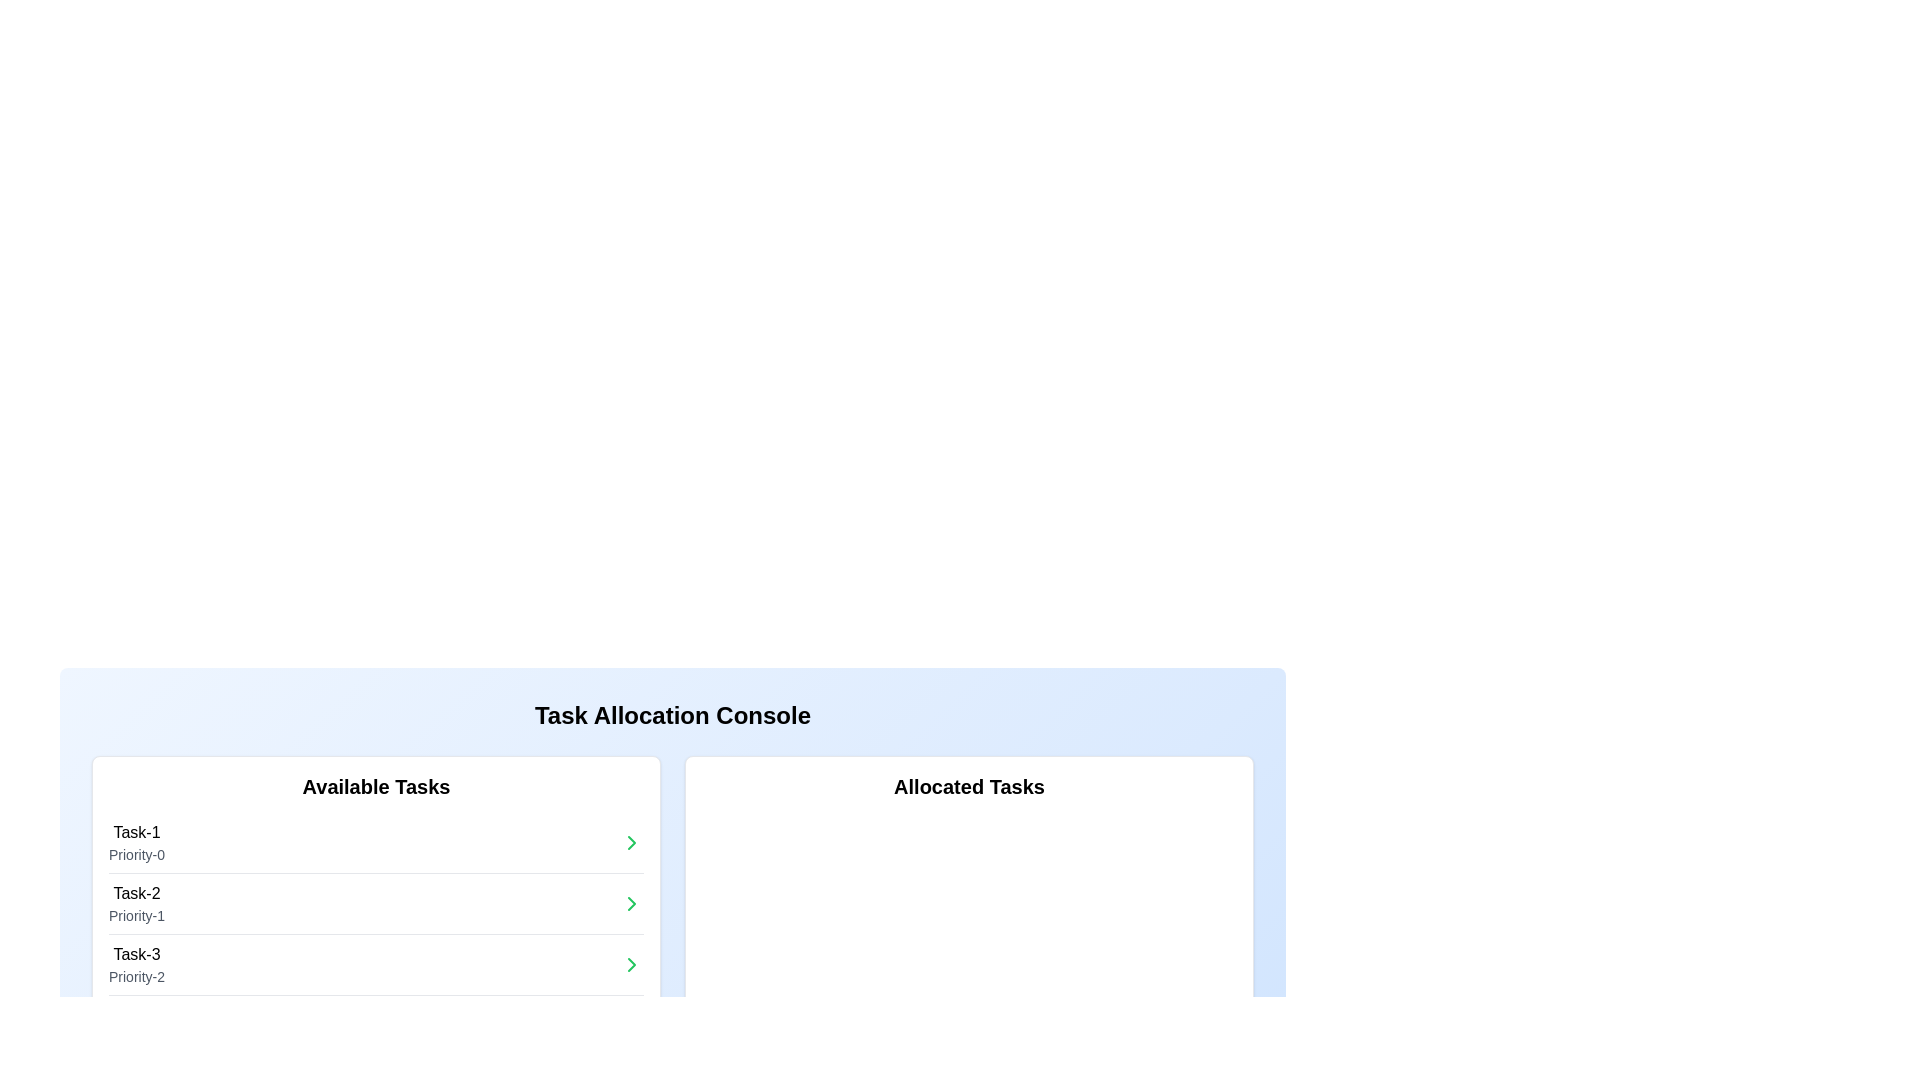 The width and height of the screenshot is (1920, 1080). I want to click on the rightward-pointing green arrow icon in the 'Available Tasks' panel, associated with the 'Task-1 Priority-0' row, so click(631, 843).